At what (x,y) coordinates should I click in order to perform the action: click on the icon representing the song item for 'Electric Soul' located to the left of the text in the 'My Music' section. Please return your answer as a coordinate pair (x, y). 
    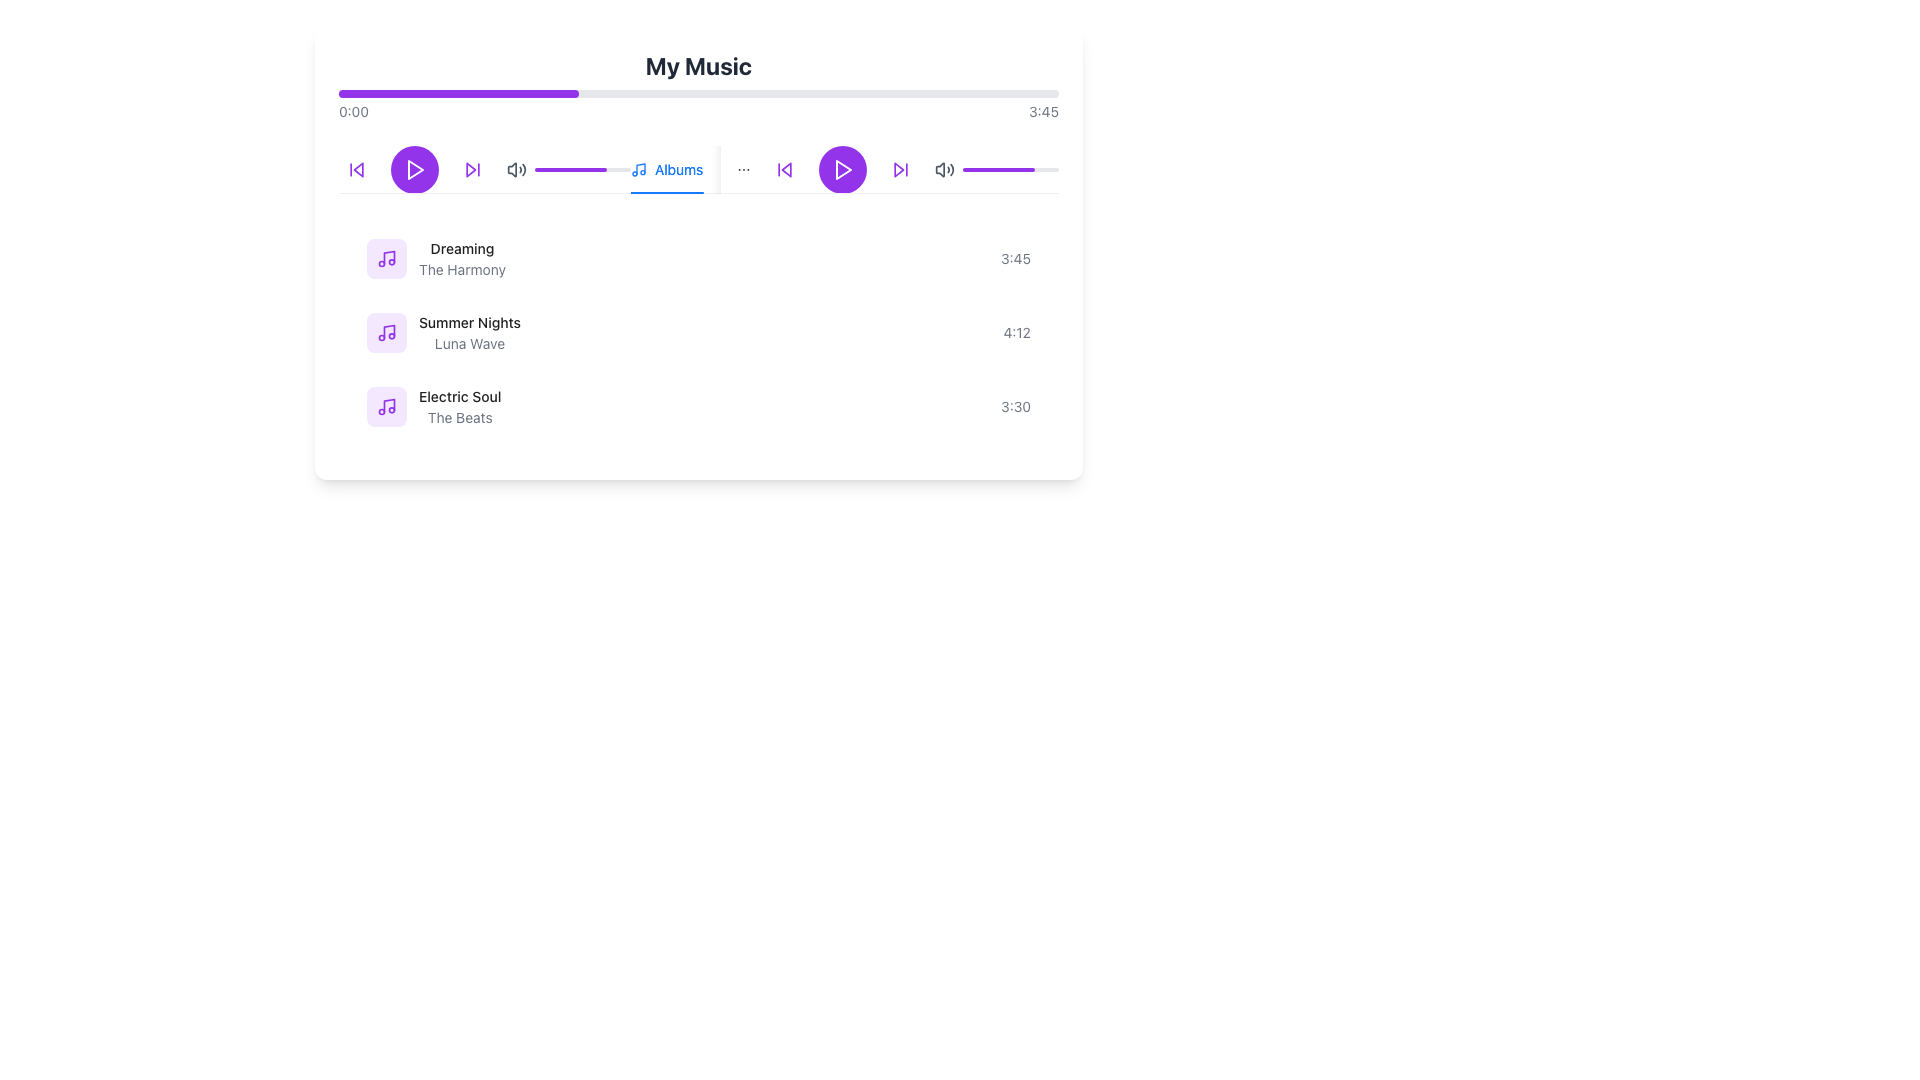
    Looking at the image, I should click on (387, 406).